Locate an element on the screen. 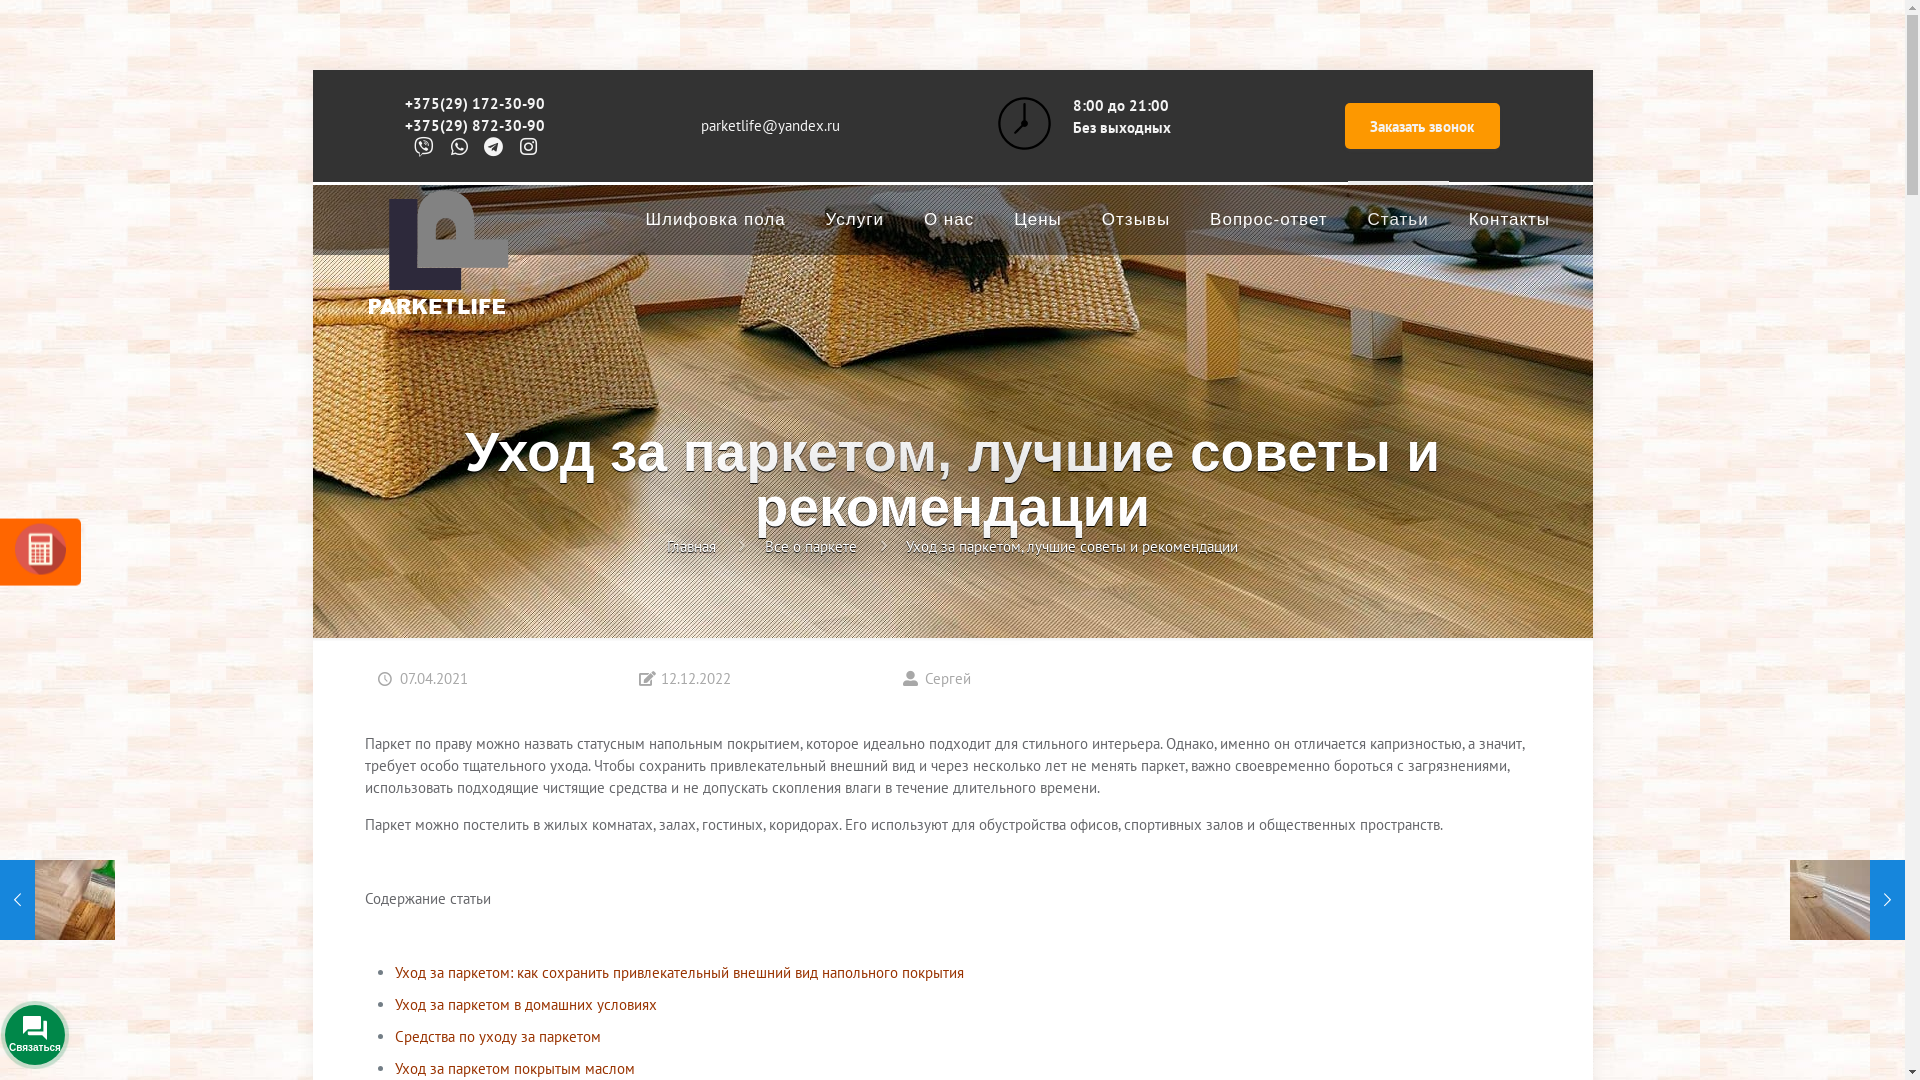  'ParketLife' is located at coordinates (435, 262).